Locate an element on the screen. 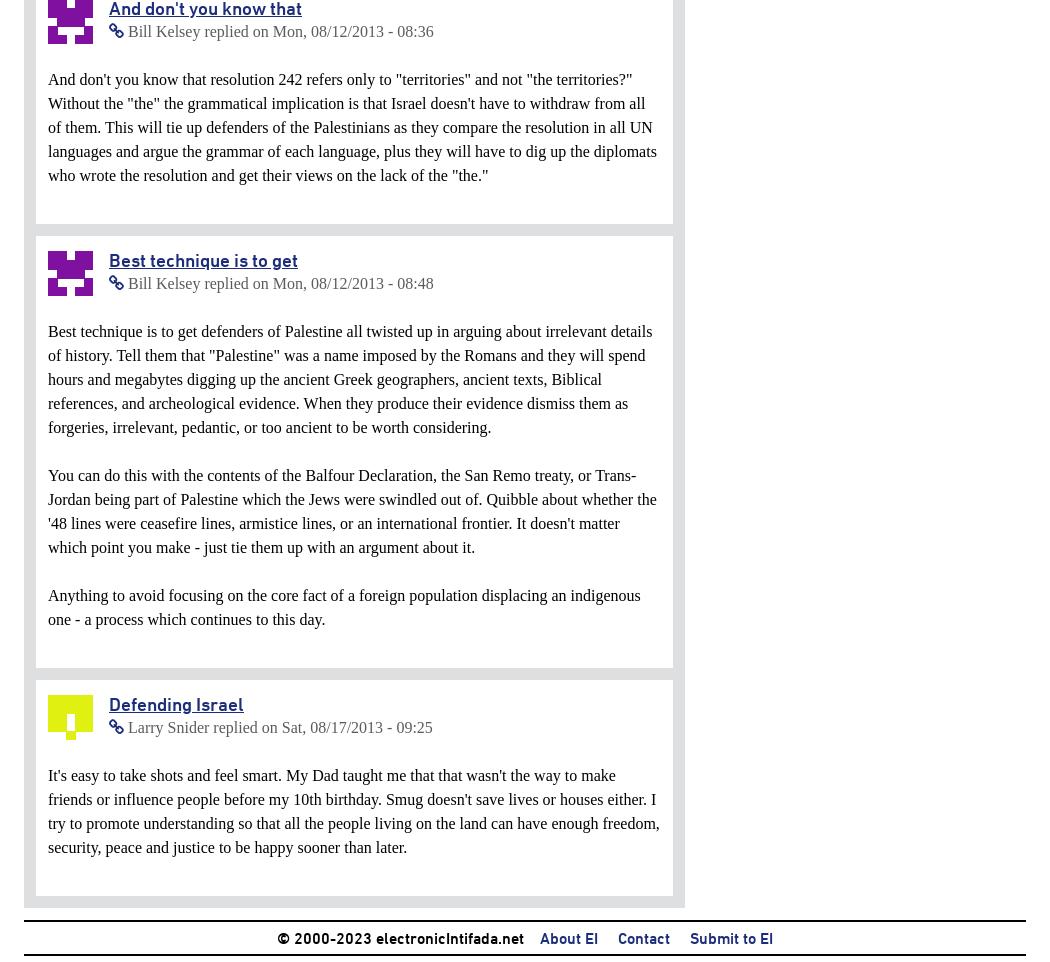  'Best technique is to get' is located at coordinates (202, 260).